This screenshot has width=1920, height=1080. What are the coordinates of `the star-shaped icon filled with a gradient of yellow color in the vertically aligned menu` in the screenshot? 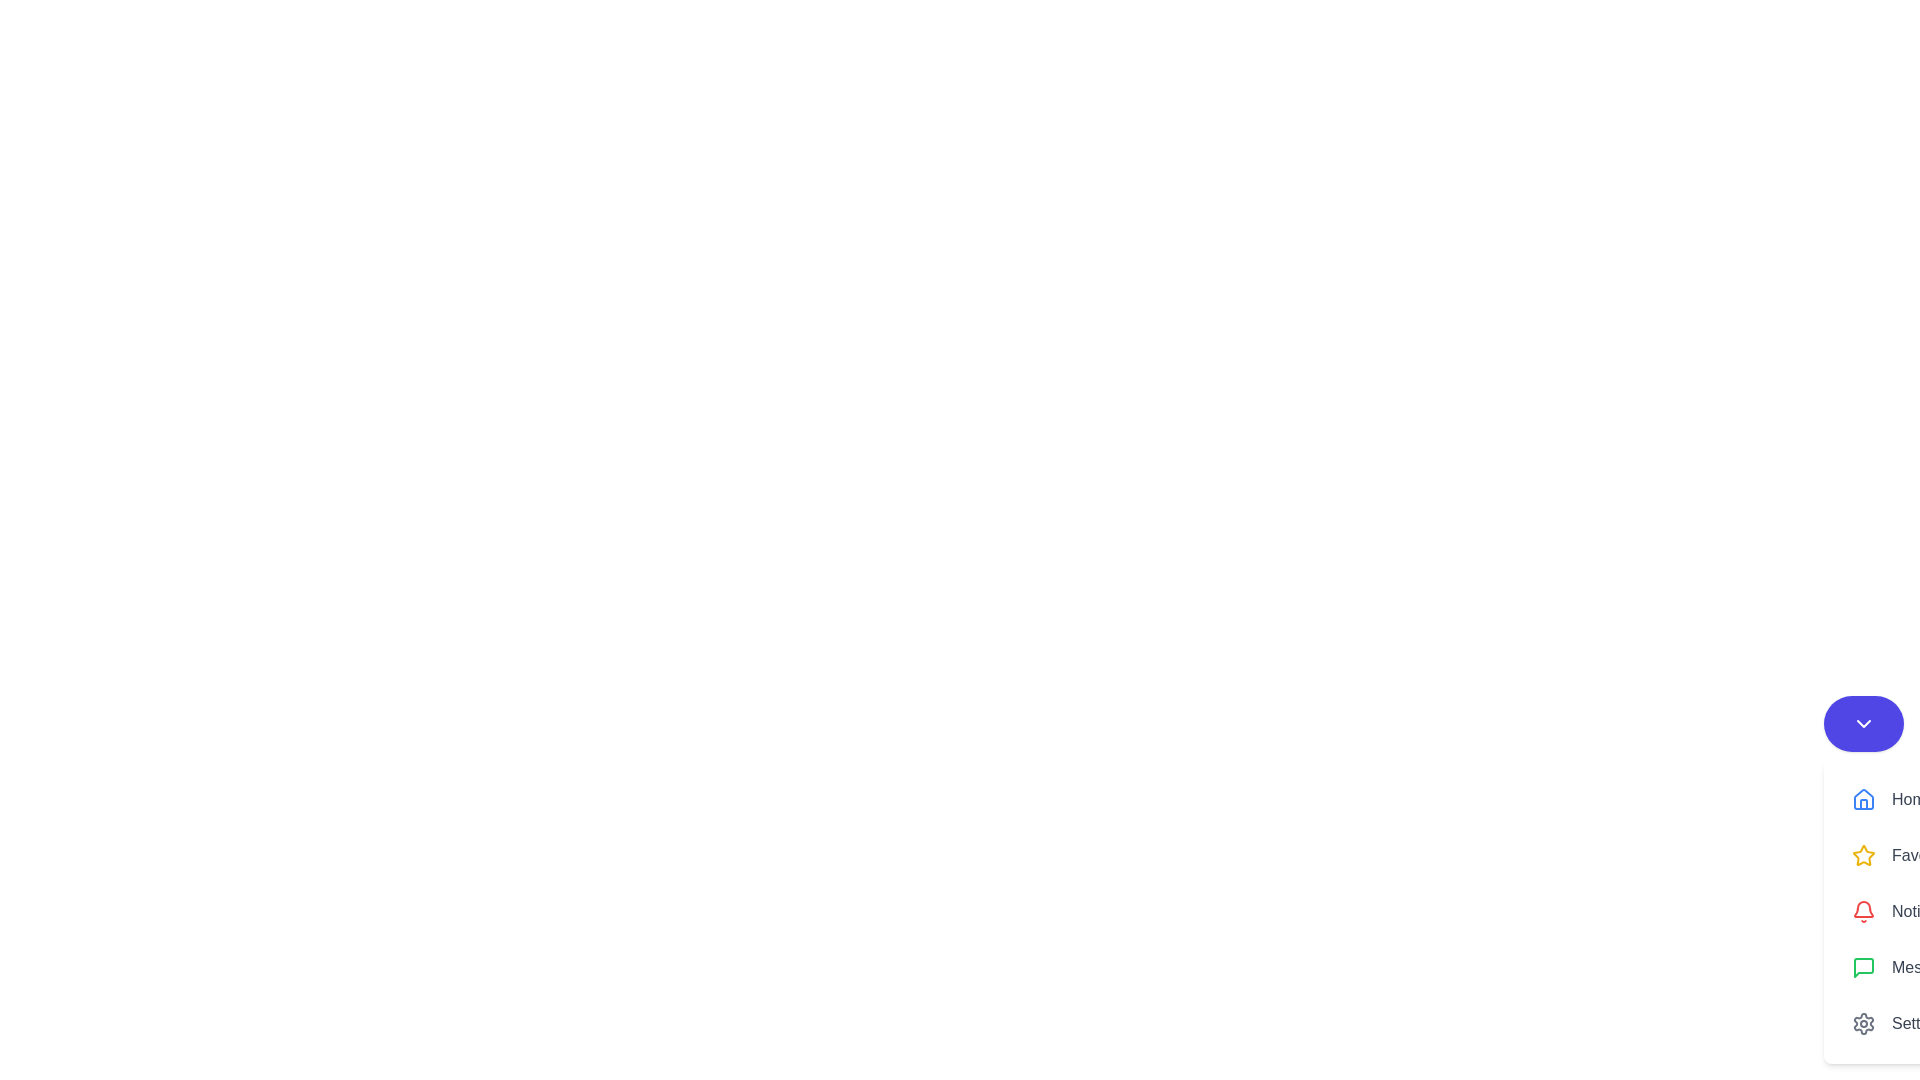 It's located at (1862, 855).